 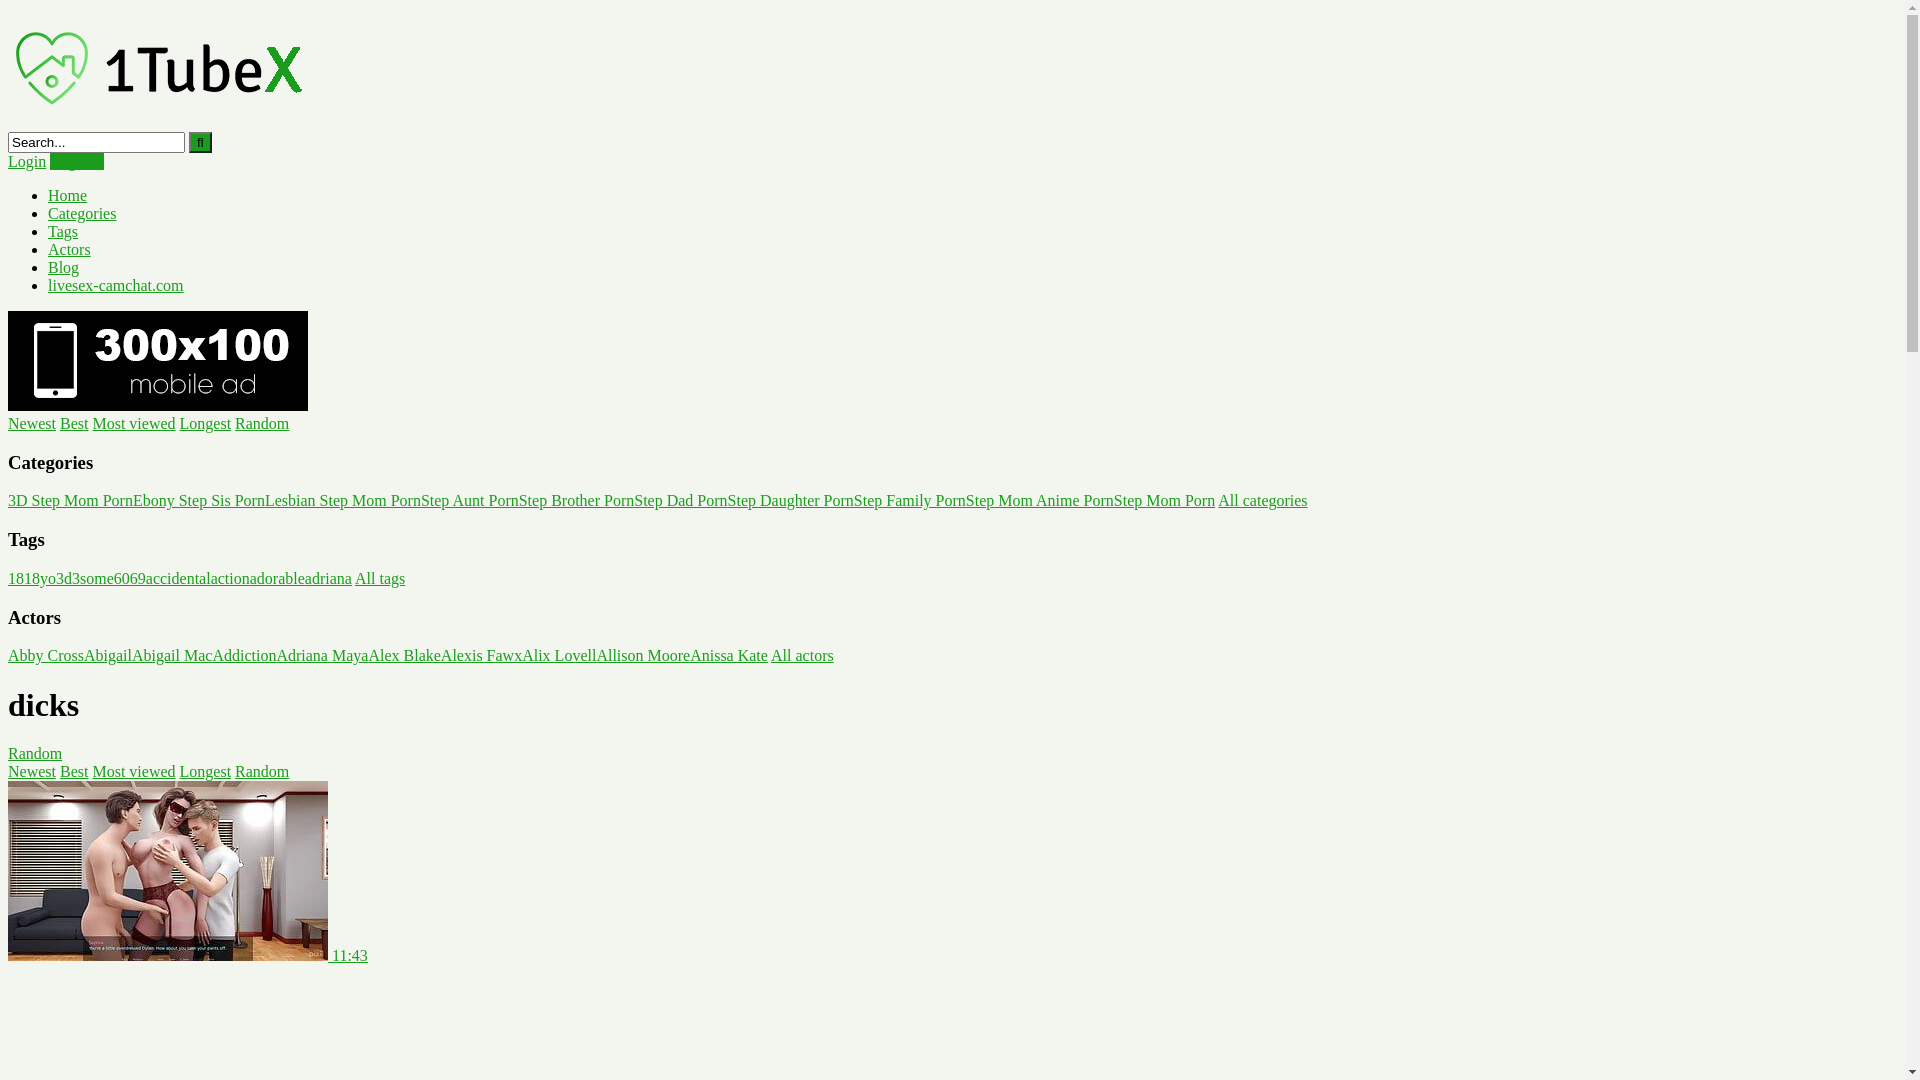 I want to click on '18', so click(x=8, y=578).